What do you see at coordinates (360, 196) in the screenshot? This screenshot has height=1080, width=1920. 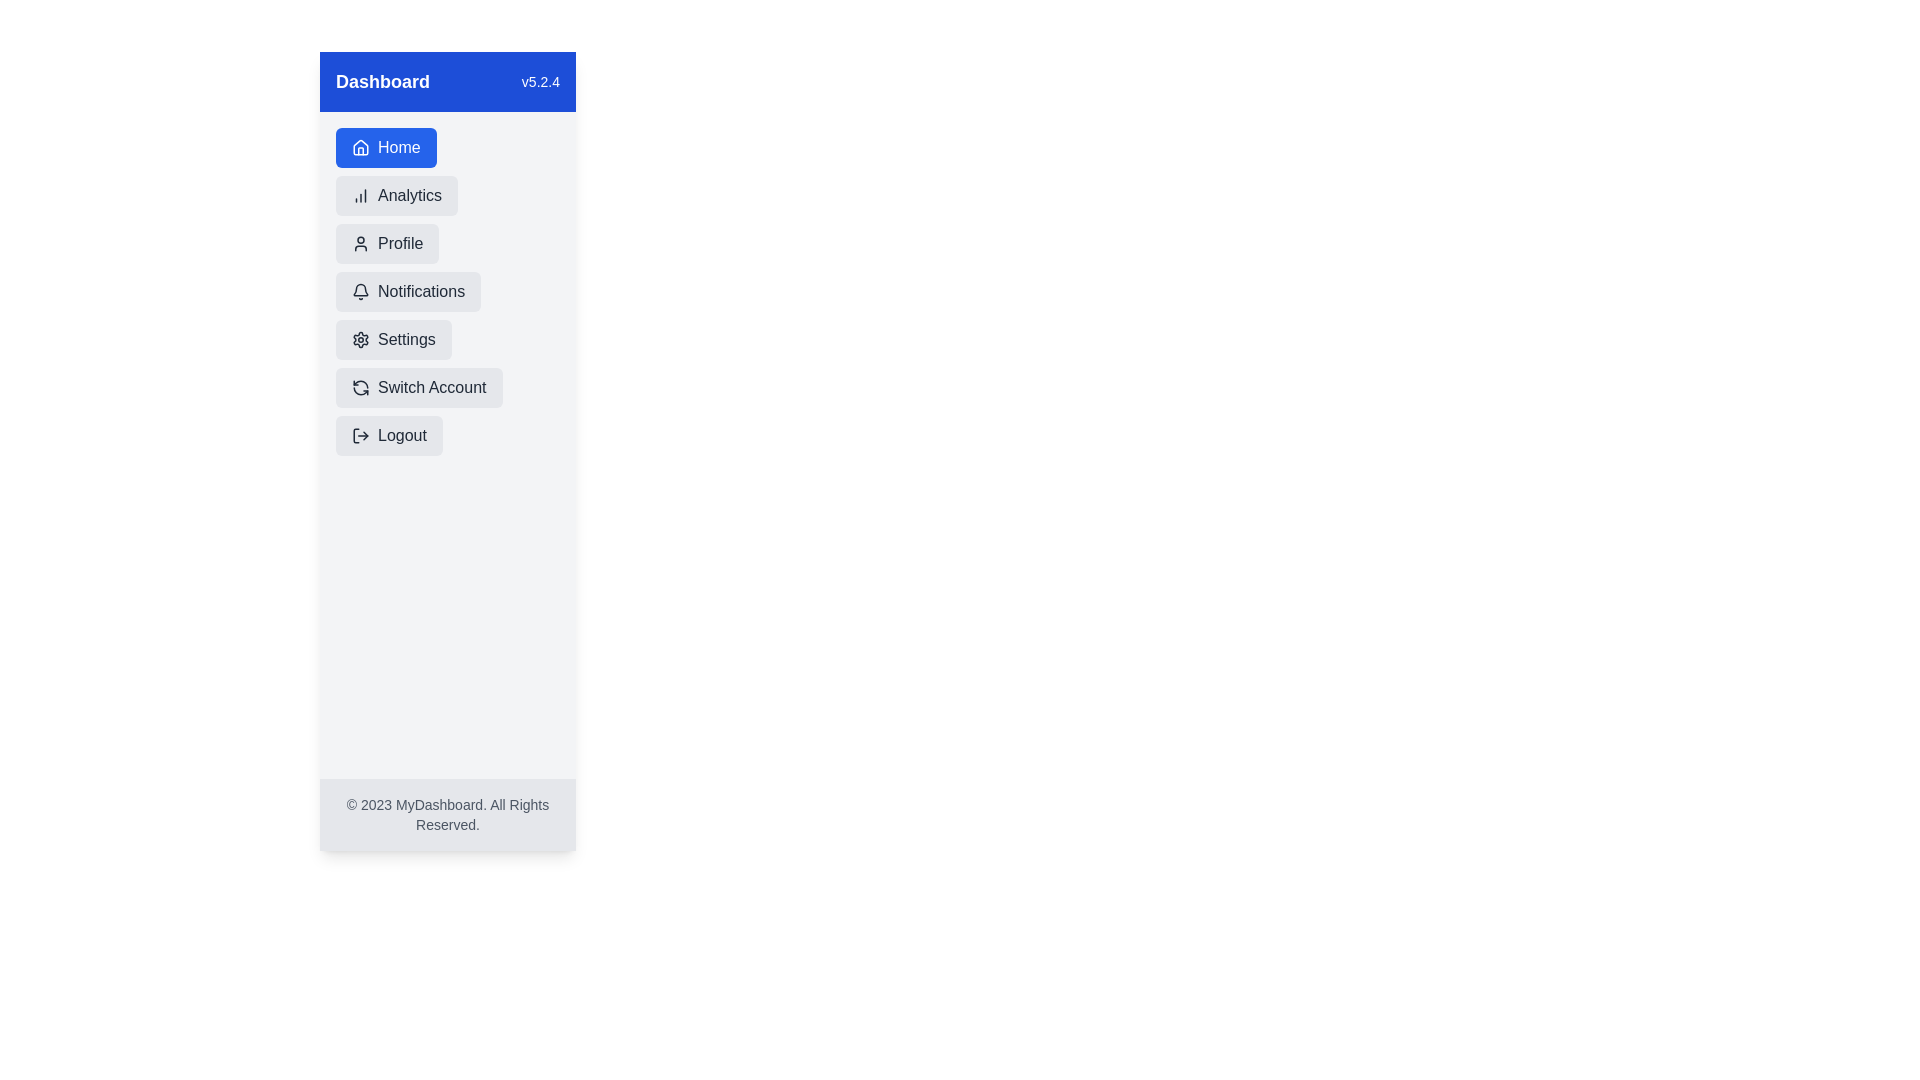 I see `the decorative icon representing analytics located to the left of the 'Analytics' label within the second button of the vertical menu on the left sidebar` at bounding box center [360, 196].